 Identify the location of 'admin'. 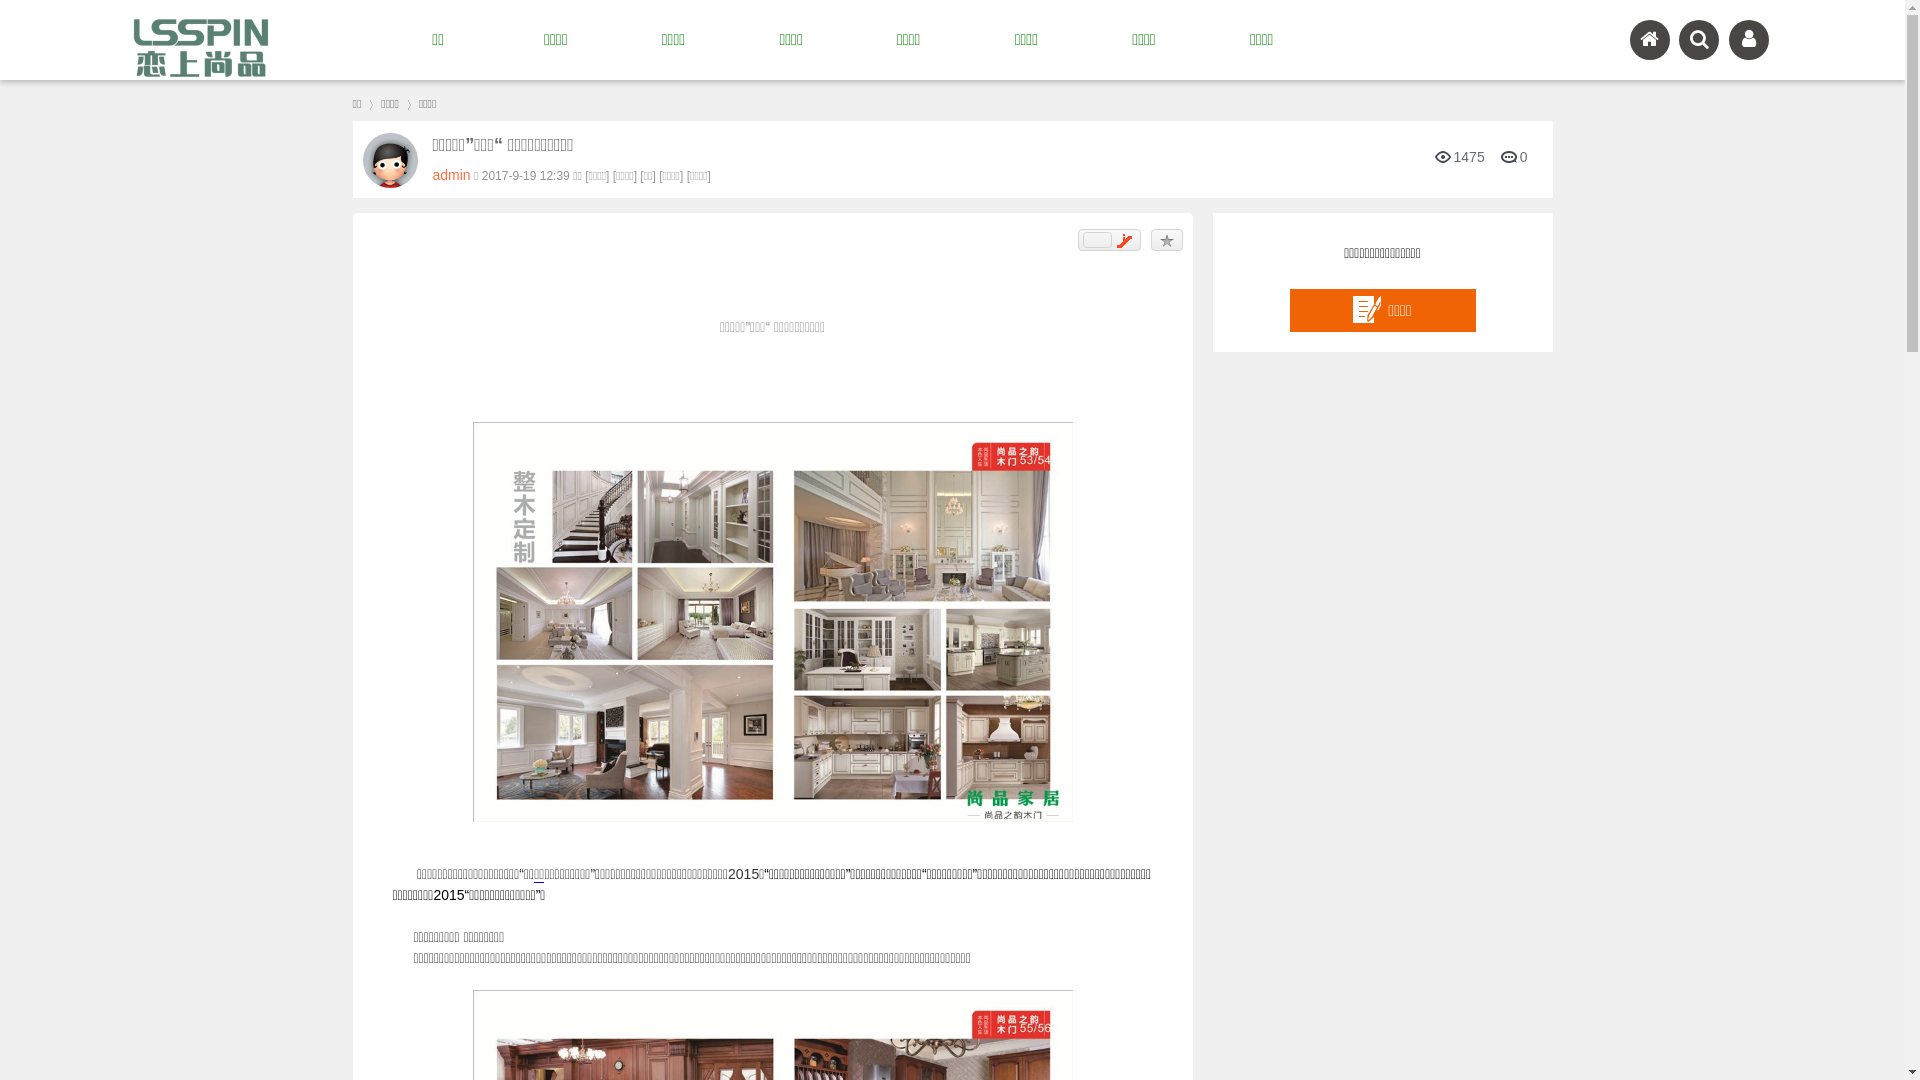
(389, 159).